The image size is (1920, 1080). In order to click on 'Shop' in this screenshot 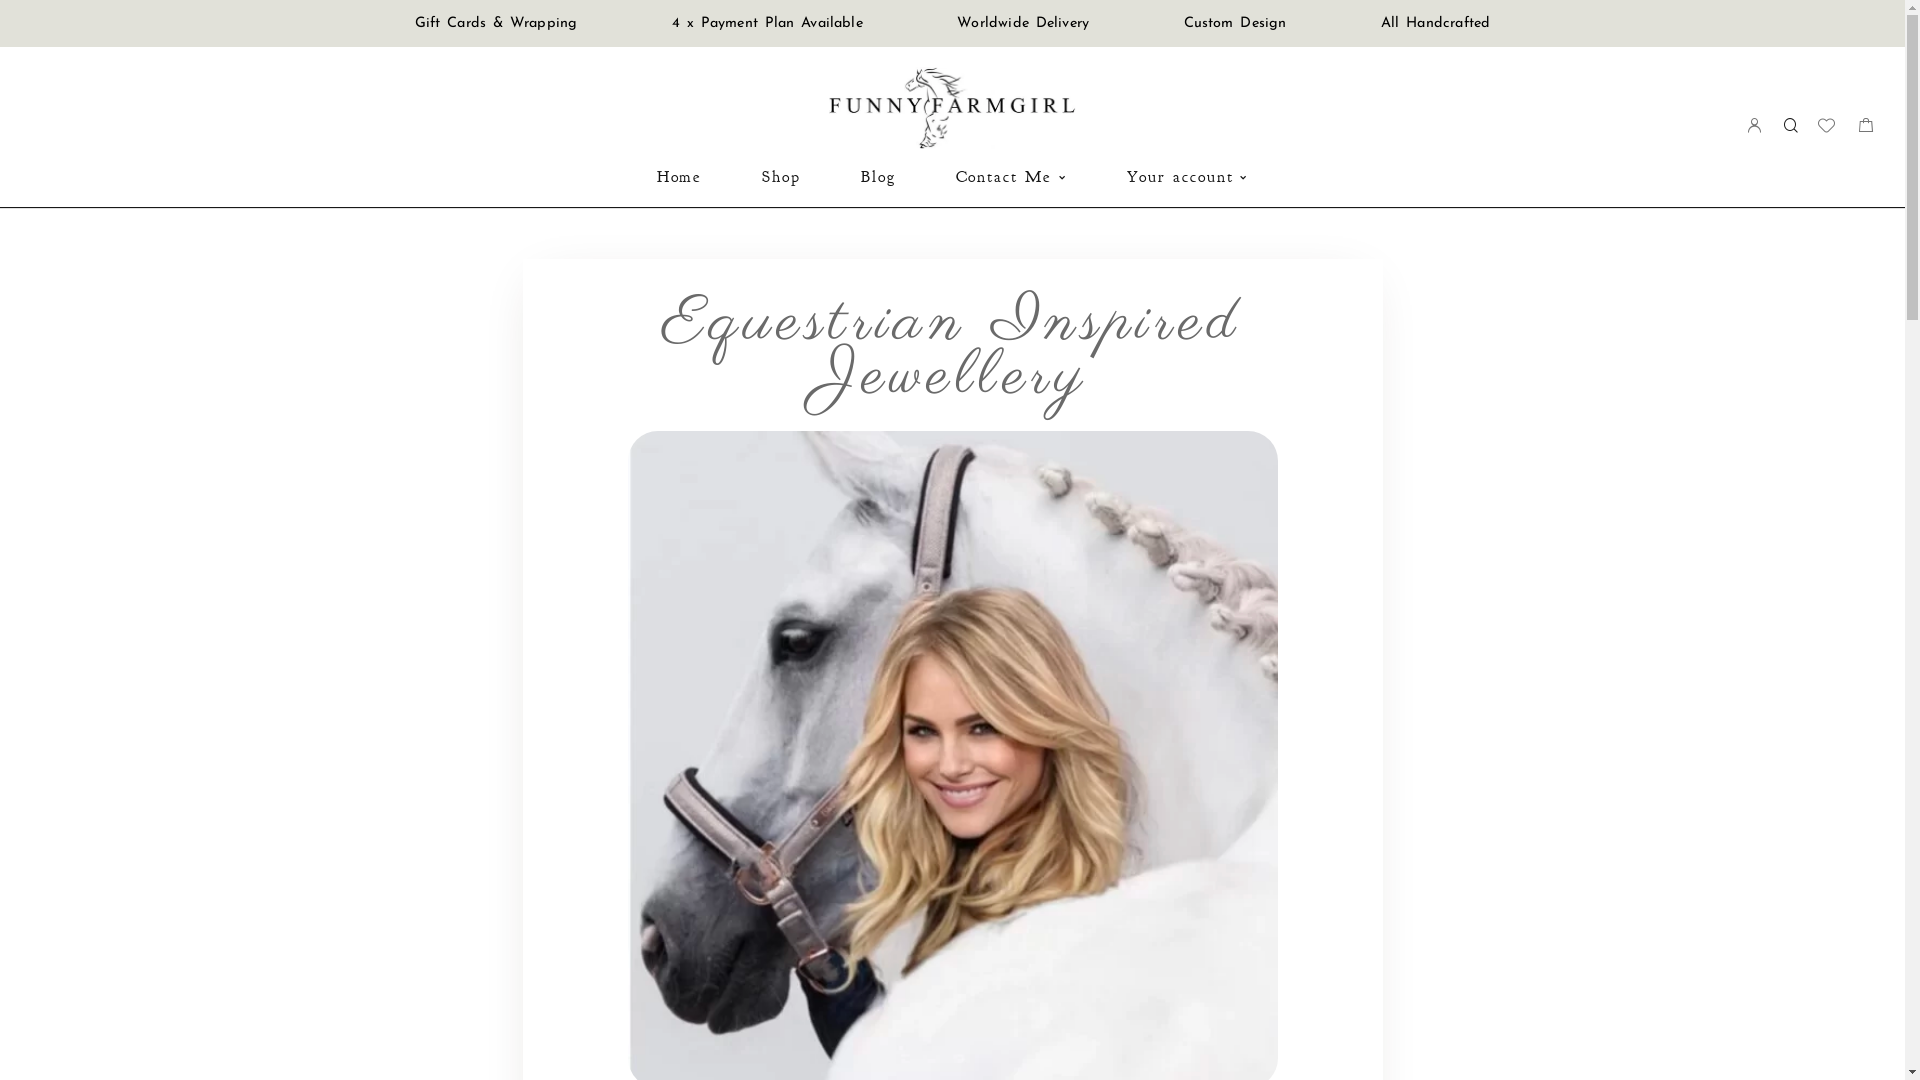, I will do `click(780, 176)`.